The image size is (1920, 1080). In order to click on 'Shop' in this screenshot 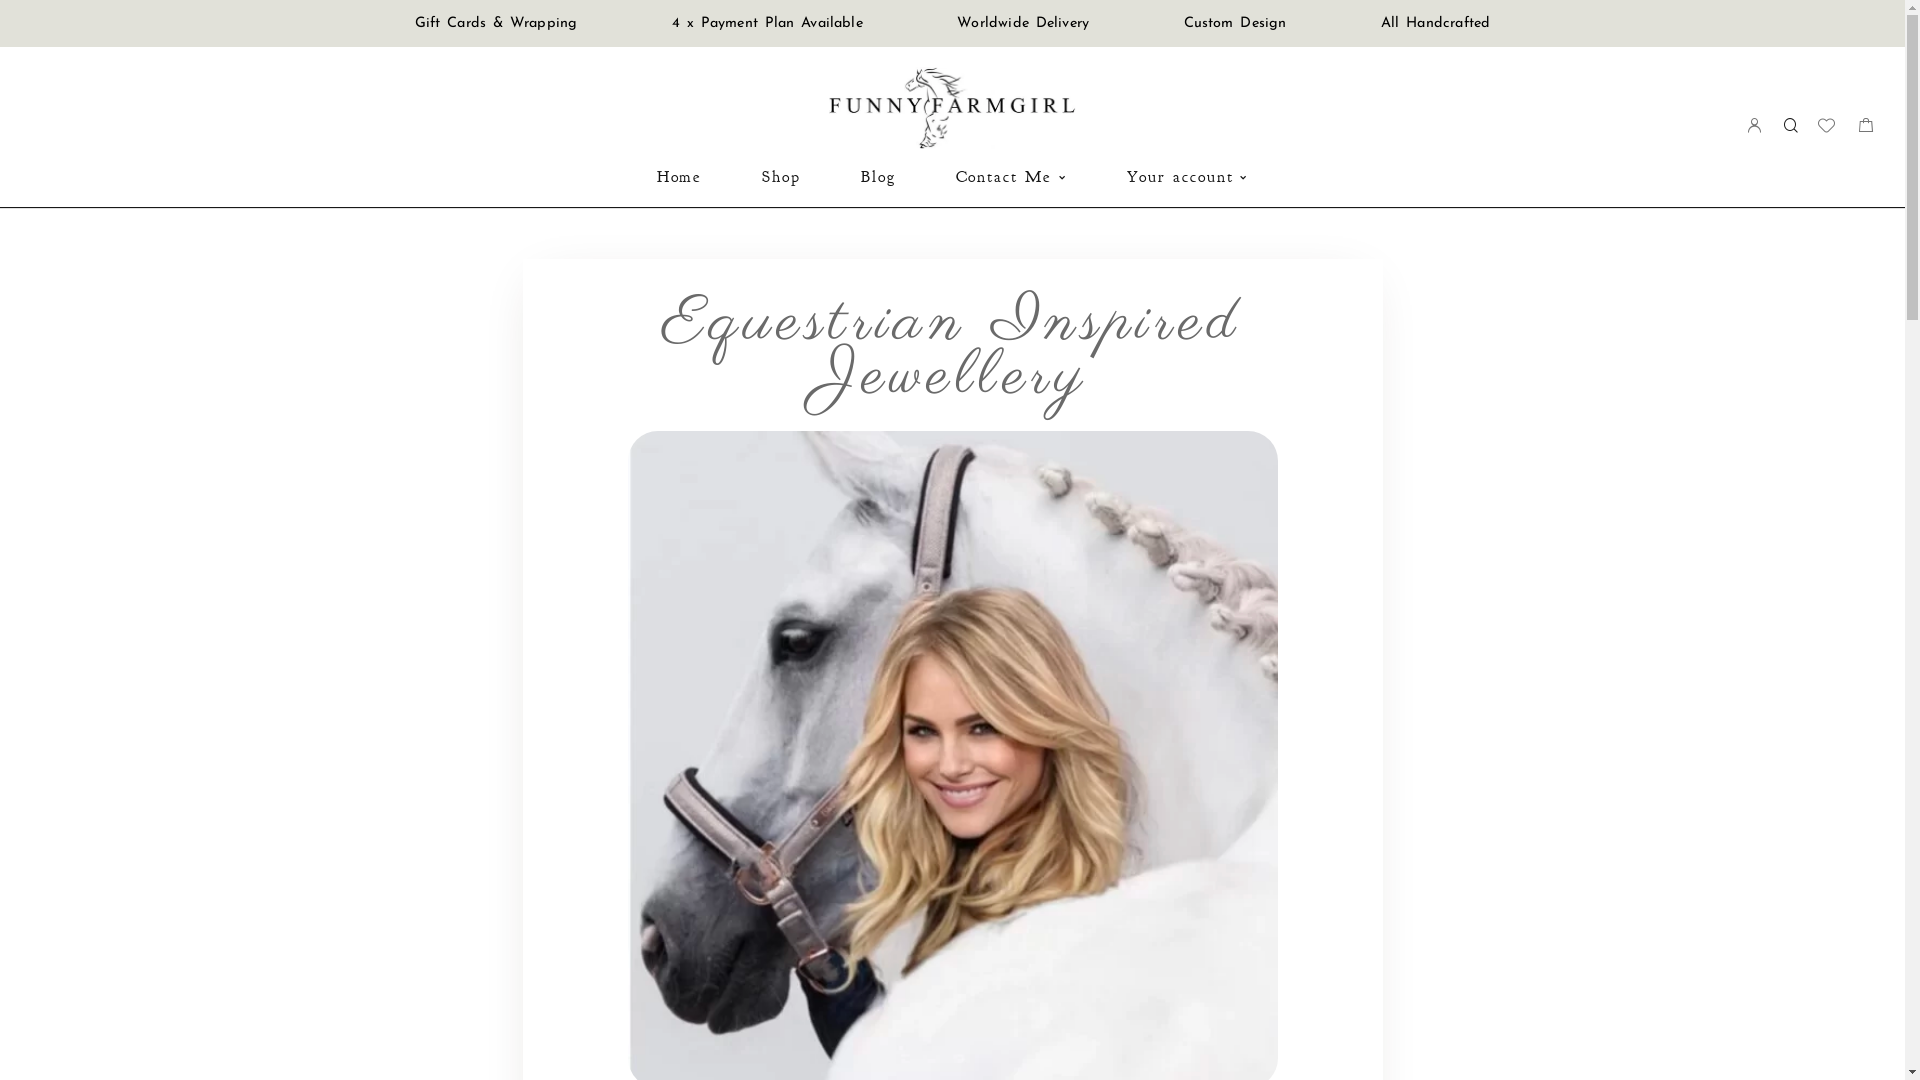, I will do `click(780, 176)`.